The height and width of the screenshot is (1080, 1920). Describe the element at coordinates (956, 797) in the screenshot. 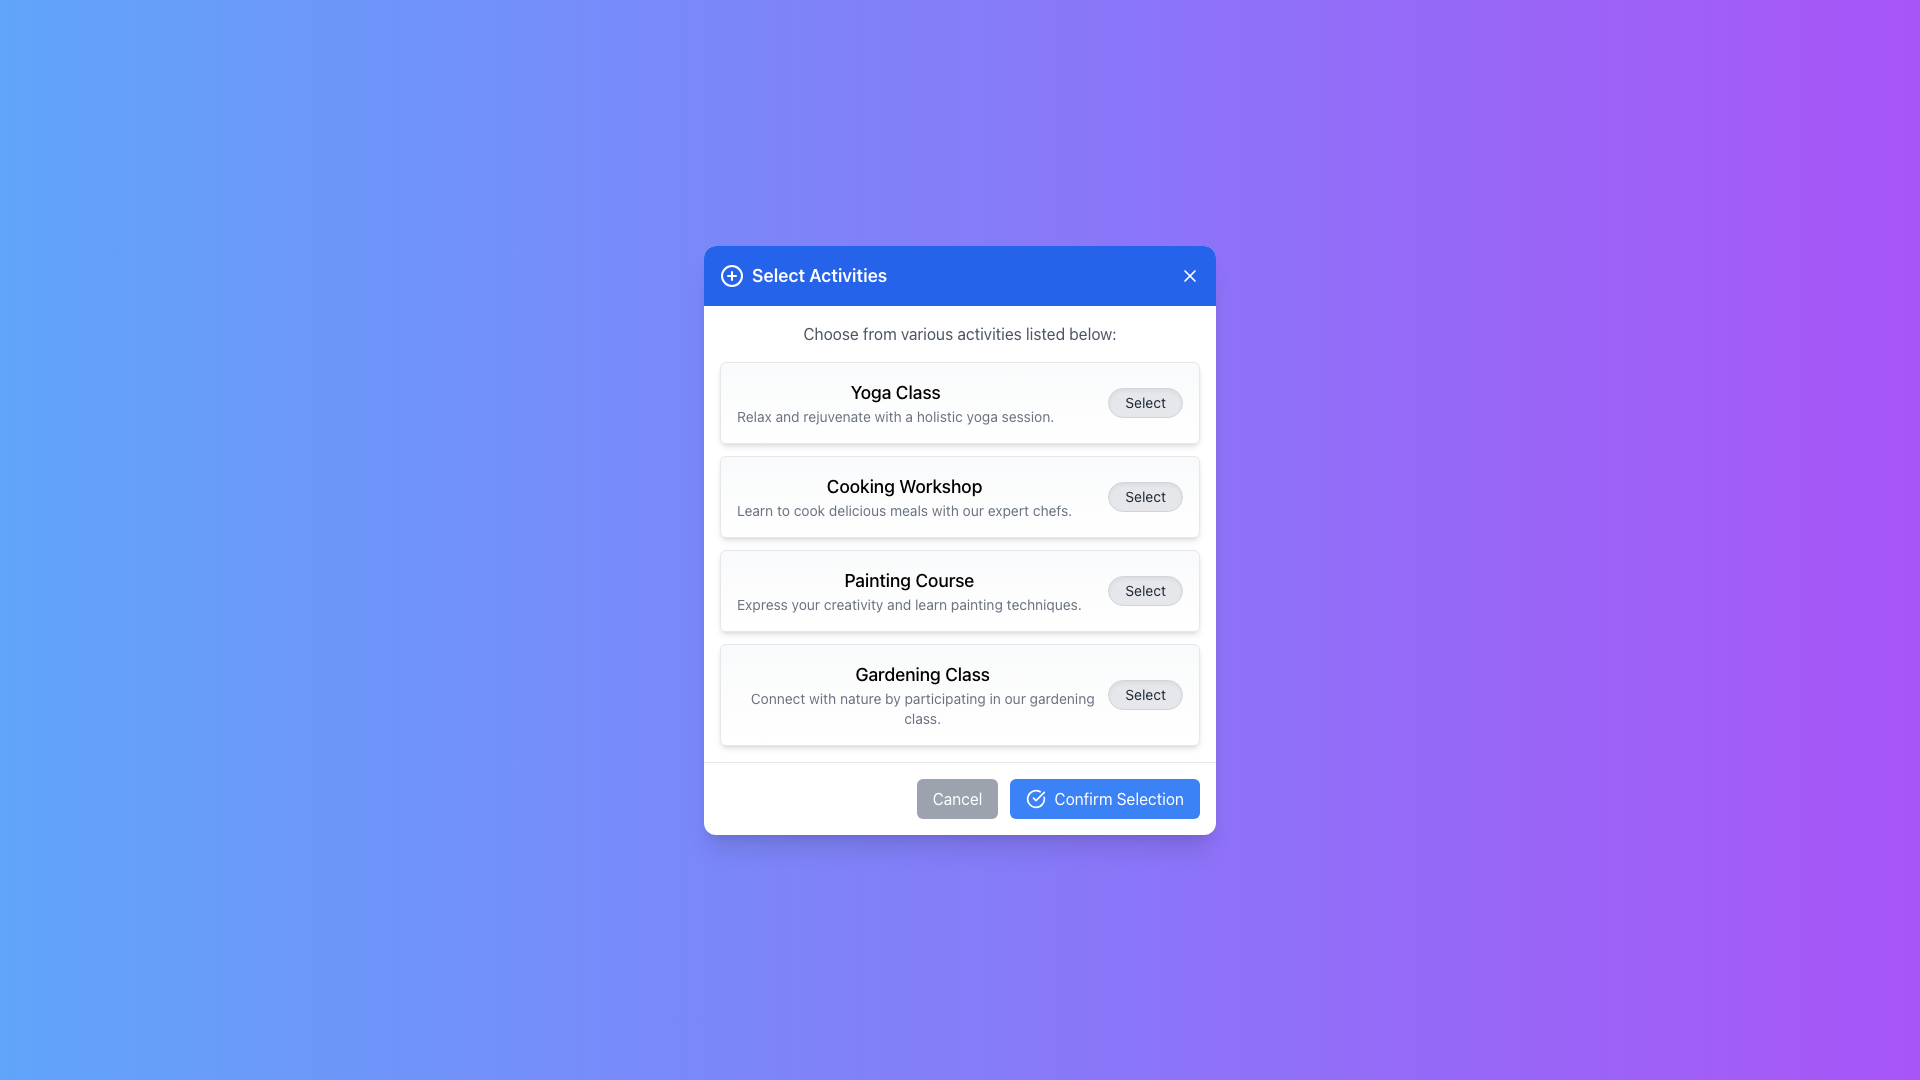

I see `the cancel button located to the left of the 'Confirm Selection' button in the bottom centered modal dialog` at that location.